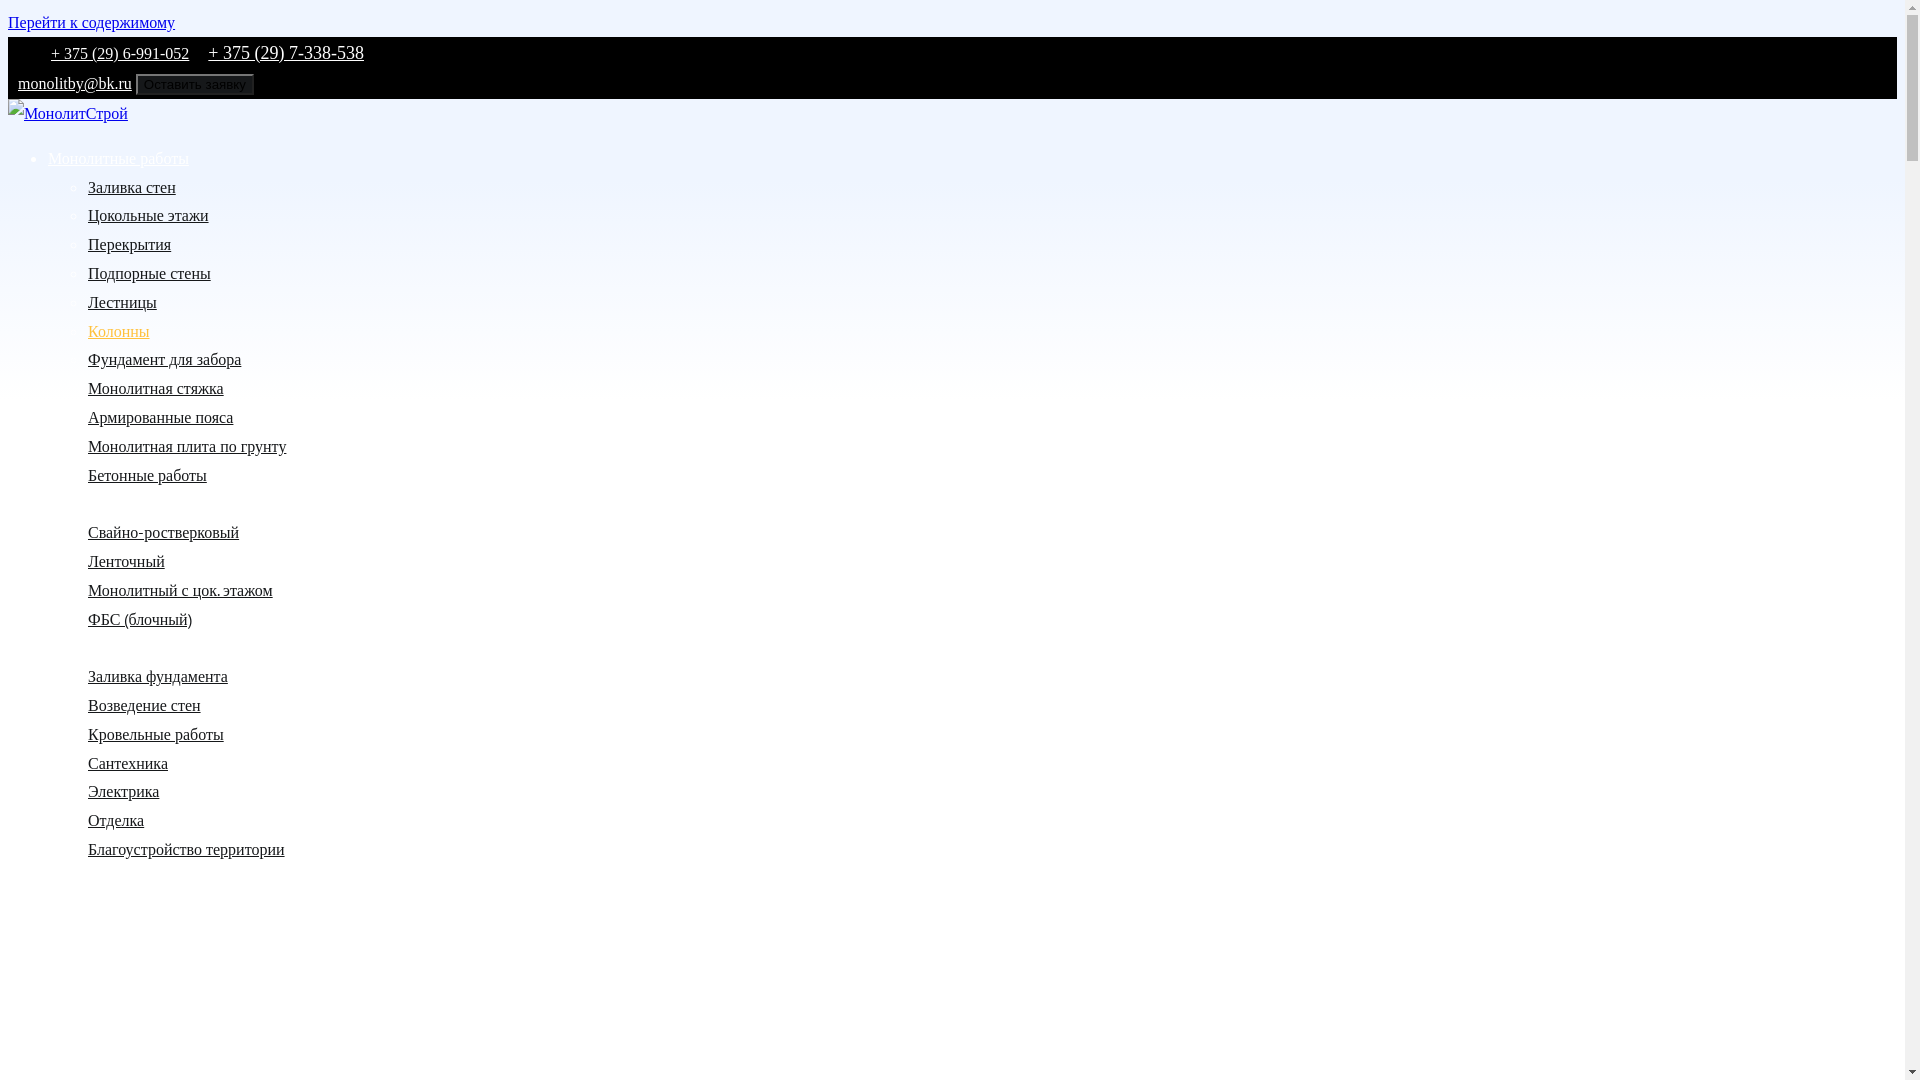  I want to click on '+ 375 (29) 7-338-538', so click(285, 52).